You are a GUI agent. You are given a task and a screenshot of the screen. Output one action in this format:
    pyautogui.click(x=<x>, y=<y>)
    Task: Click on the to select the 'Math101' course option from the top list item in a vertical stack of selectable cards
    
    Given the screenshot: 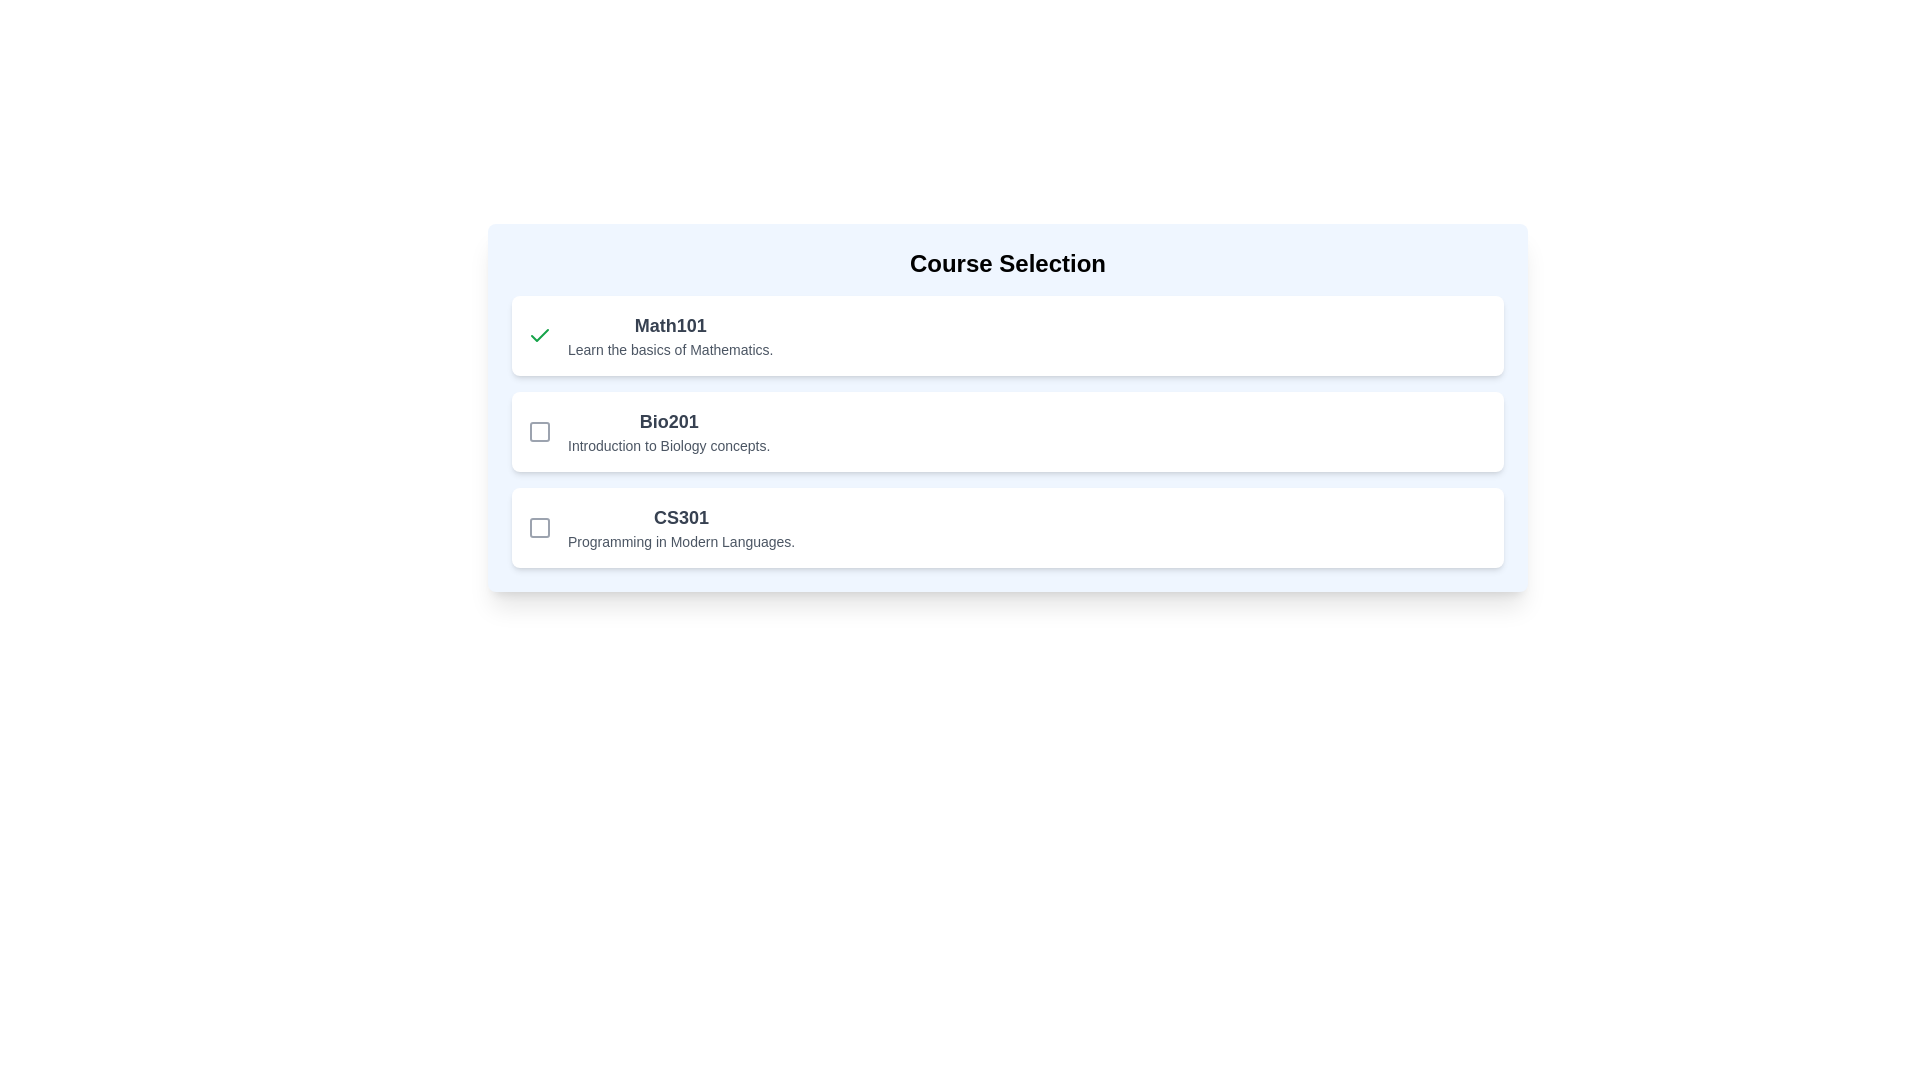 What is the action you would take?
    pyautogui.click(x=1008, y=334)
    